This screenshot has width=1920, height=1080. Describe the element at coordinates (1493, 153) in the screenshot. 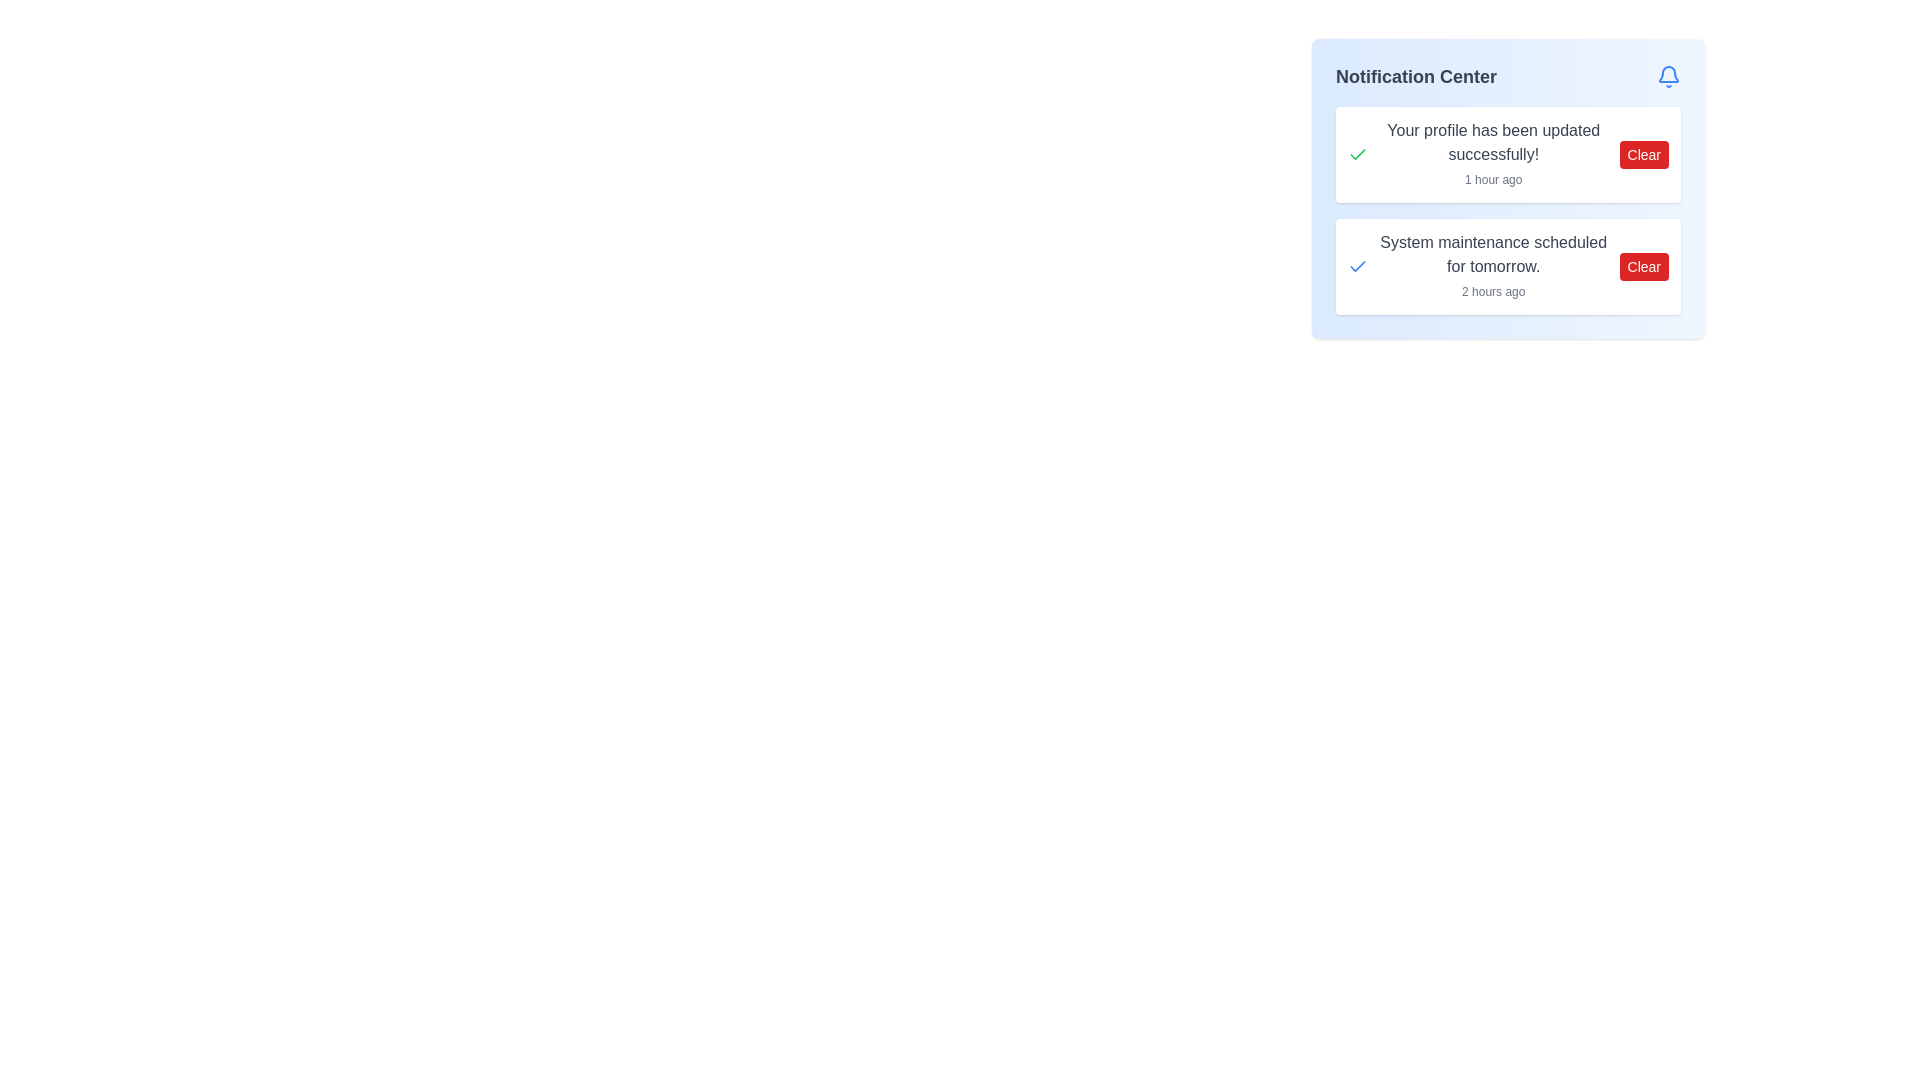

I see `the static text display in the 'Notification Center' that informs the user about their profile update` at that location.